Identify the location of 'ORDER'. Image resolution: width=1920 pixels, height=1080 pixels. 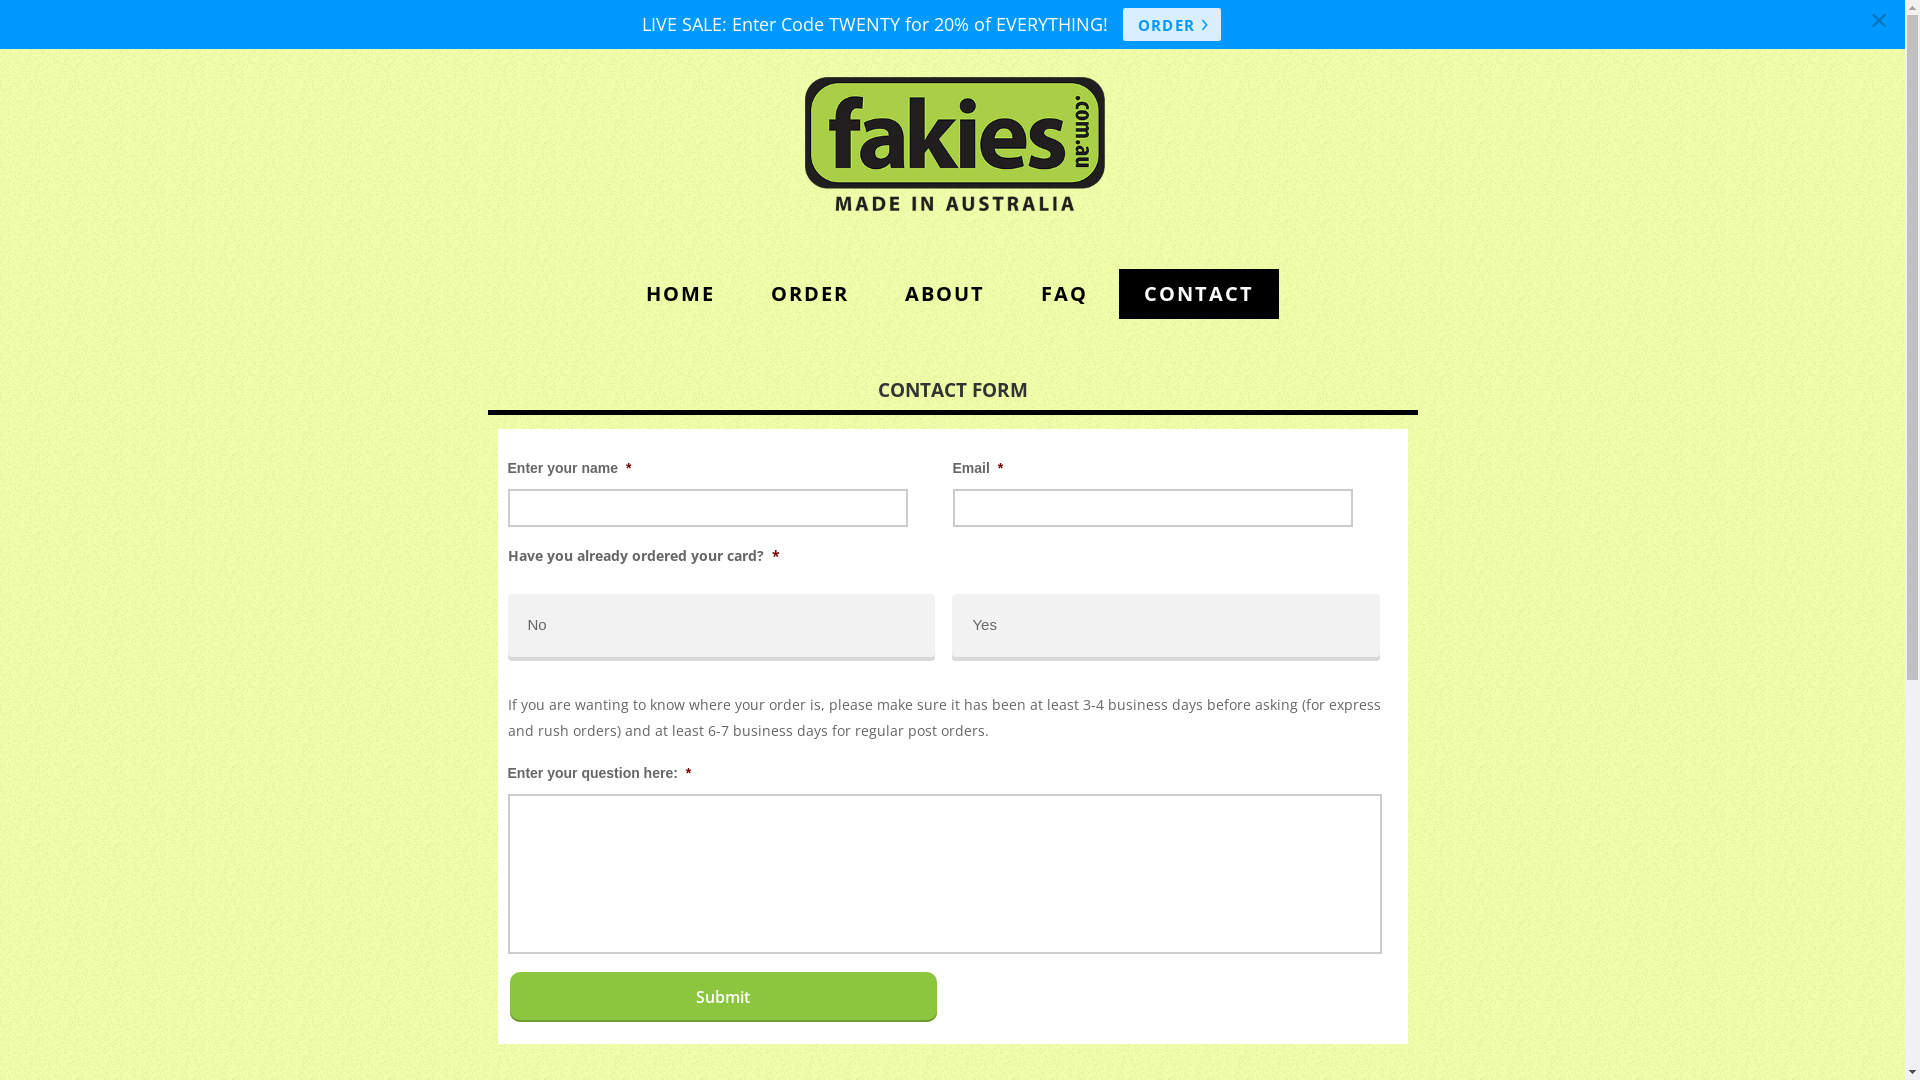
(744, 293).